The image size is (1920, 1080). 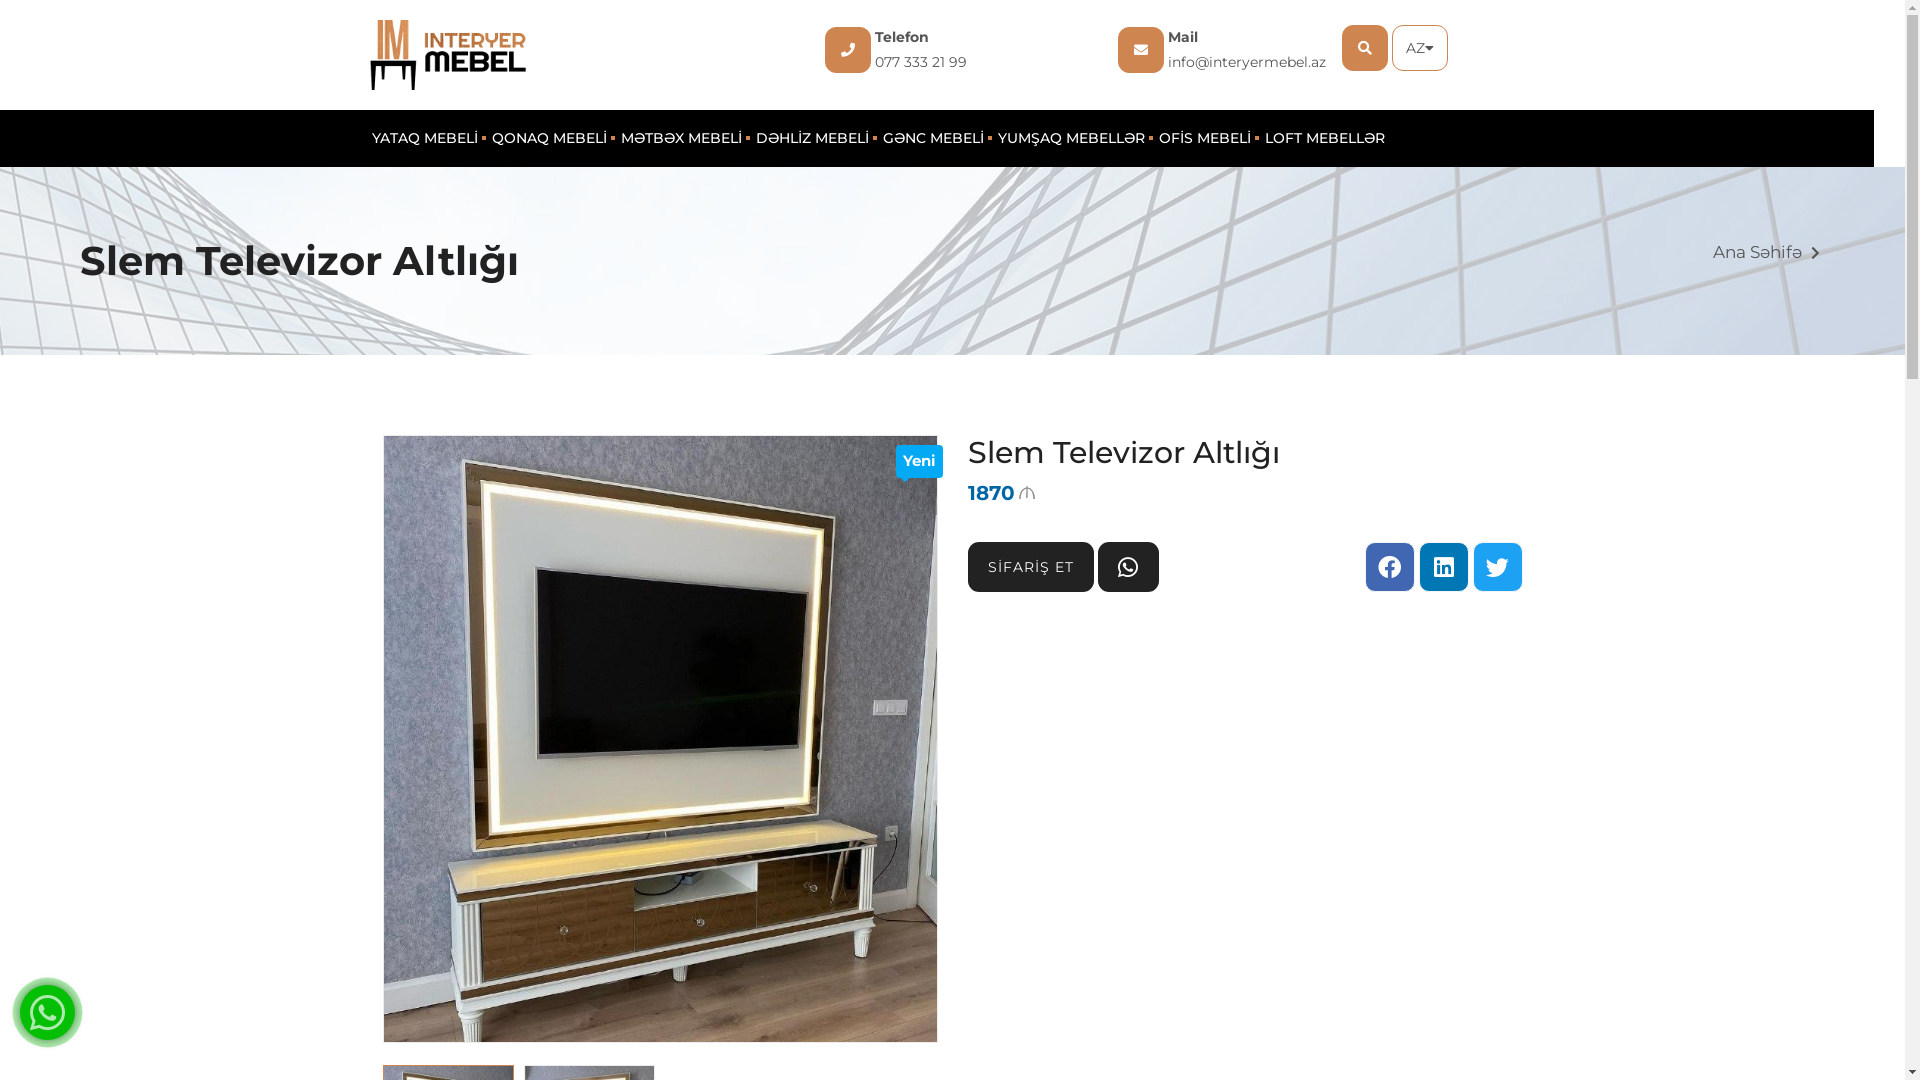 What do you see at coordinates (424, 137) in the screenshot?
I see `'YATAQ MEBELI'` at bounding box center [424, 137].